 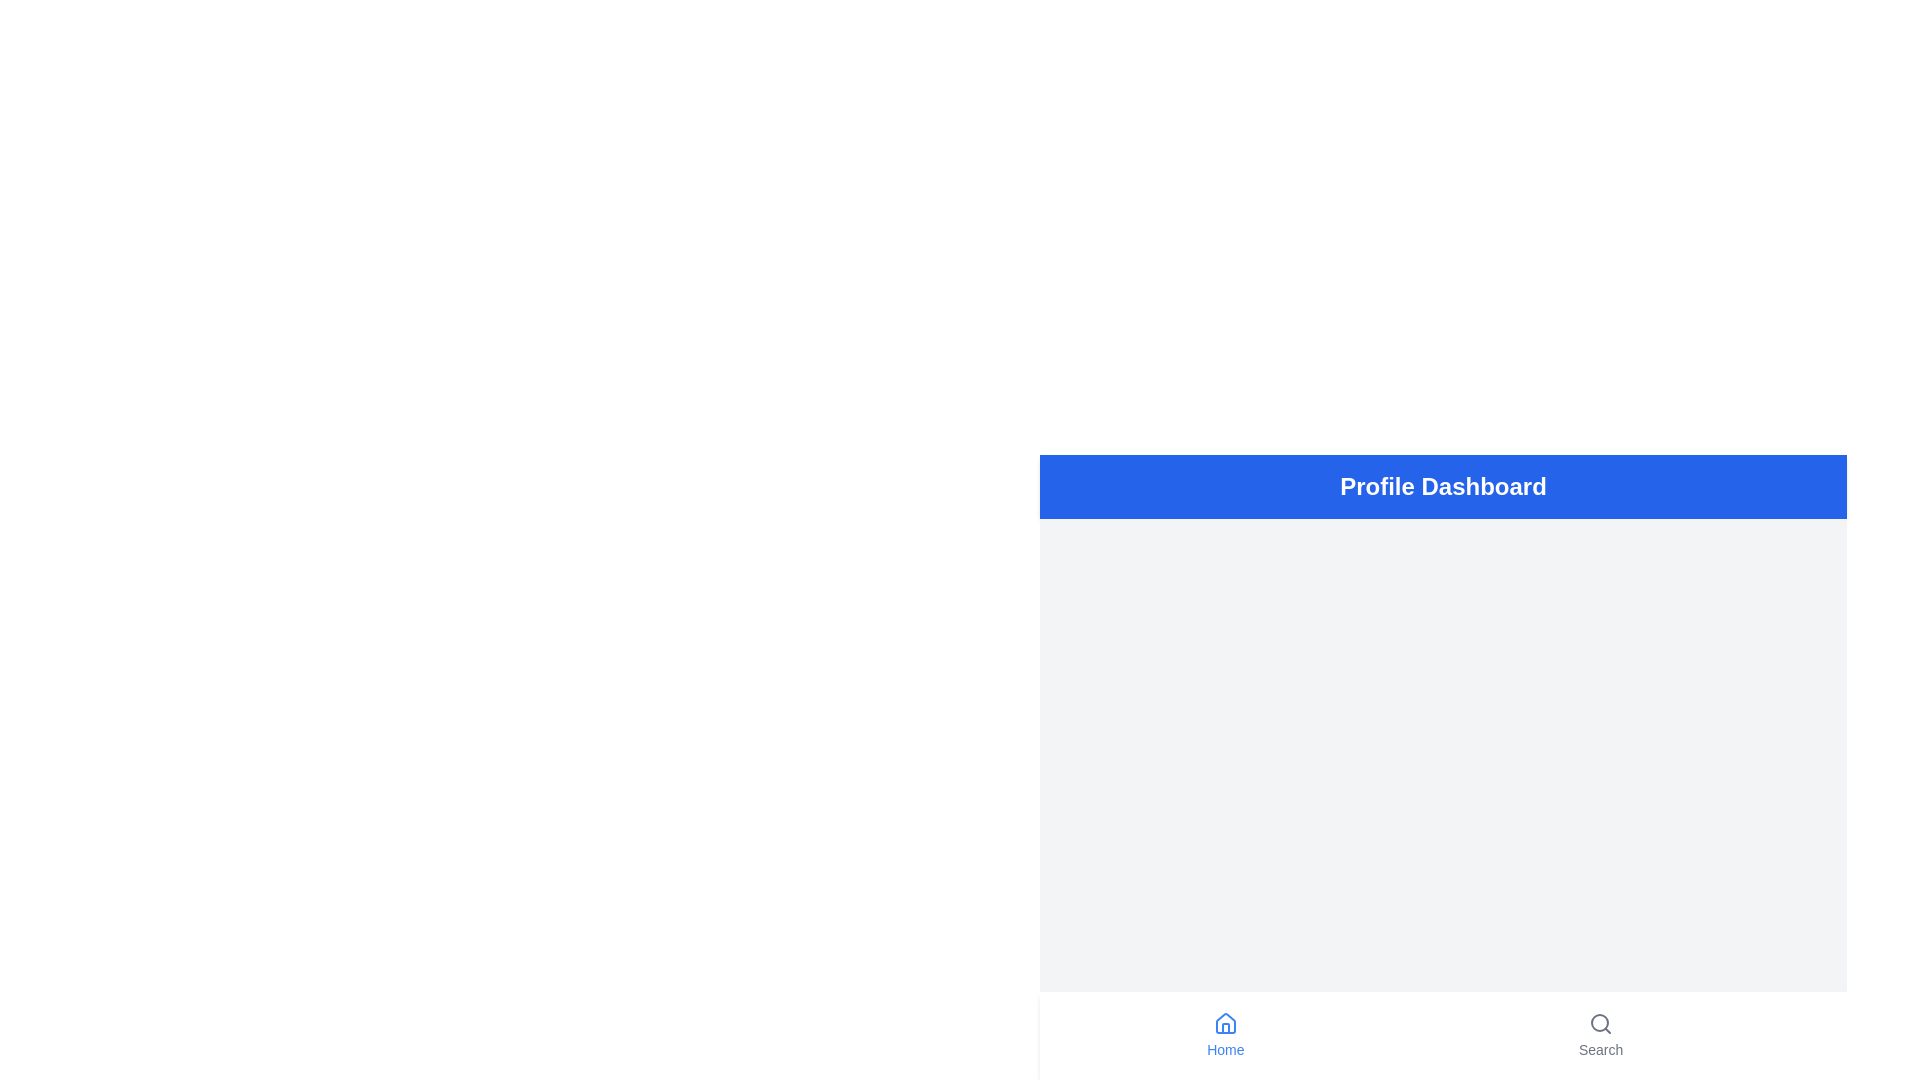 I want to click on the 'Home' text label located in the bottom navigation bar, which is positioned beneath the house icon, so click(x=1224, y=1048).